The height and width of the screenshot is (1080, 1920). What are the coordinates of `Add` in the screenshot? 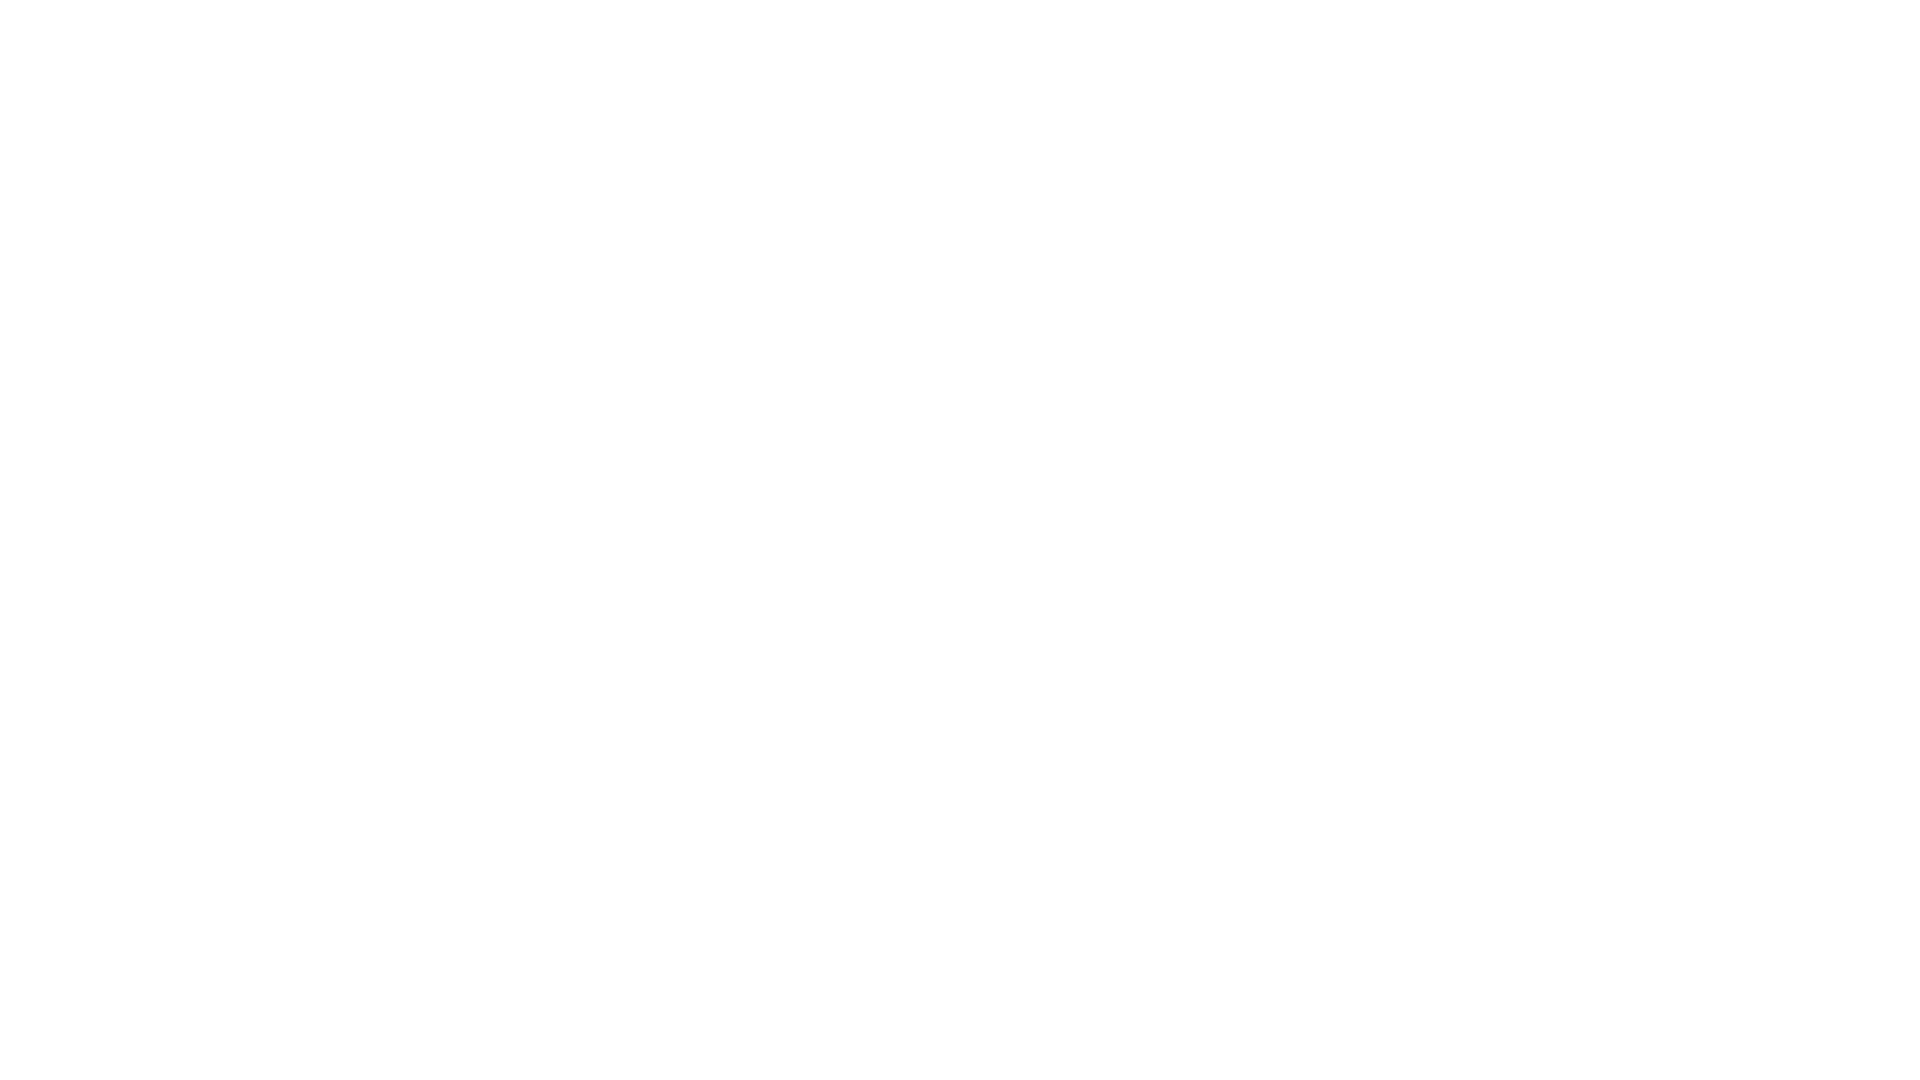 It's located at (720, 168).